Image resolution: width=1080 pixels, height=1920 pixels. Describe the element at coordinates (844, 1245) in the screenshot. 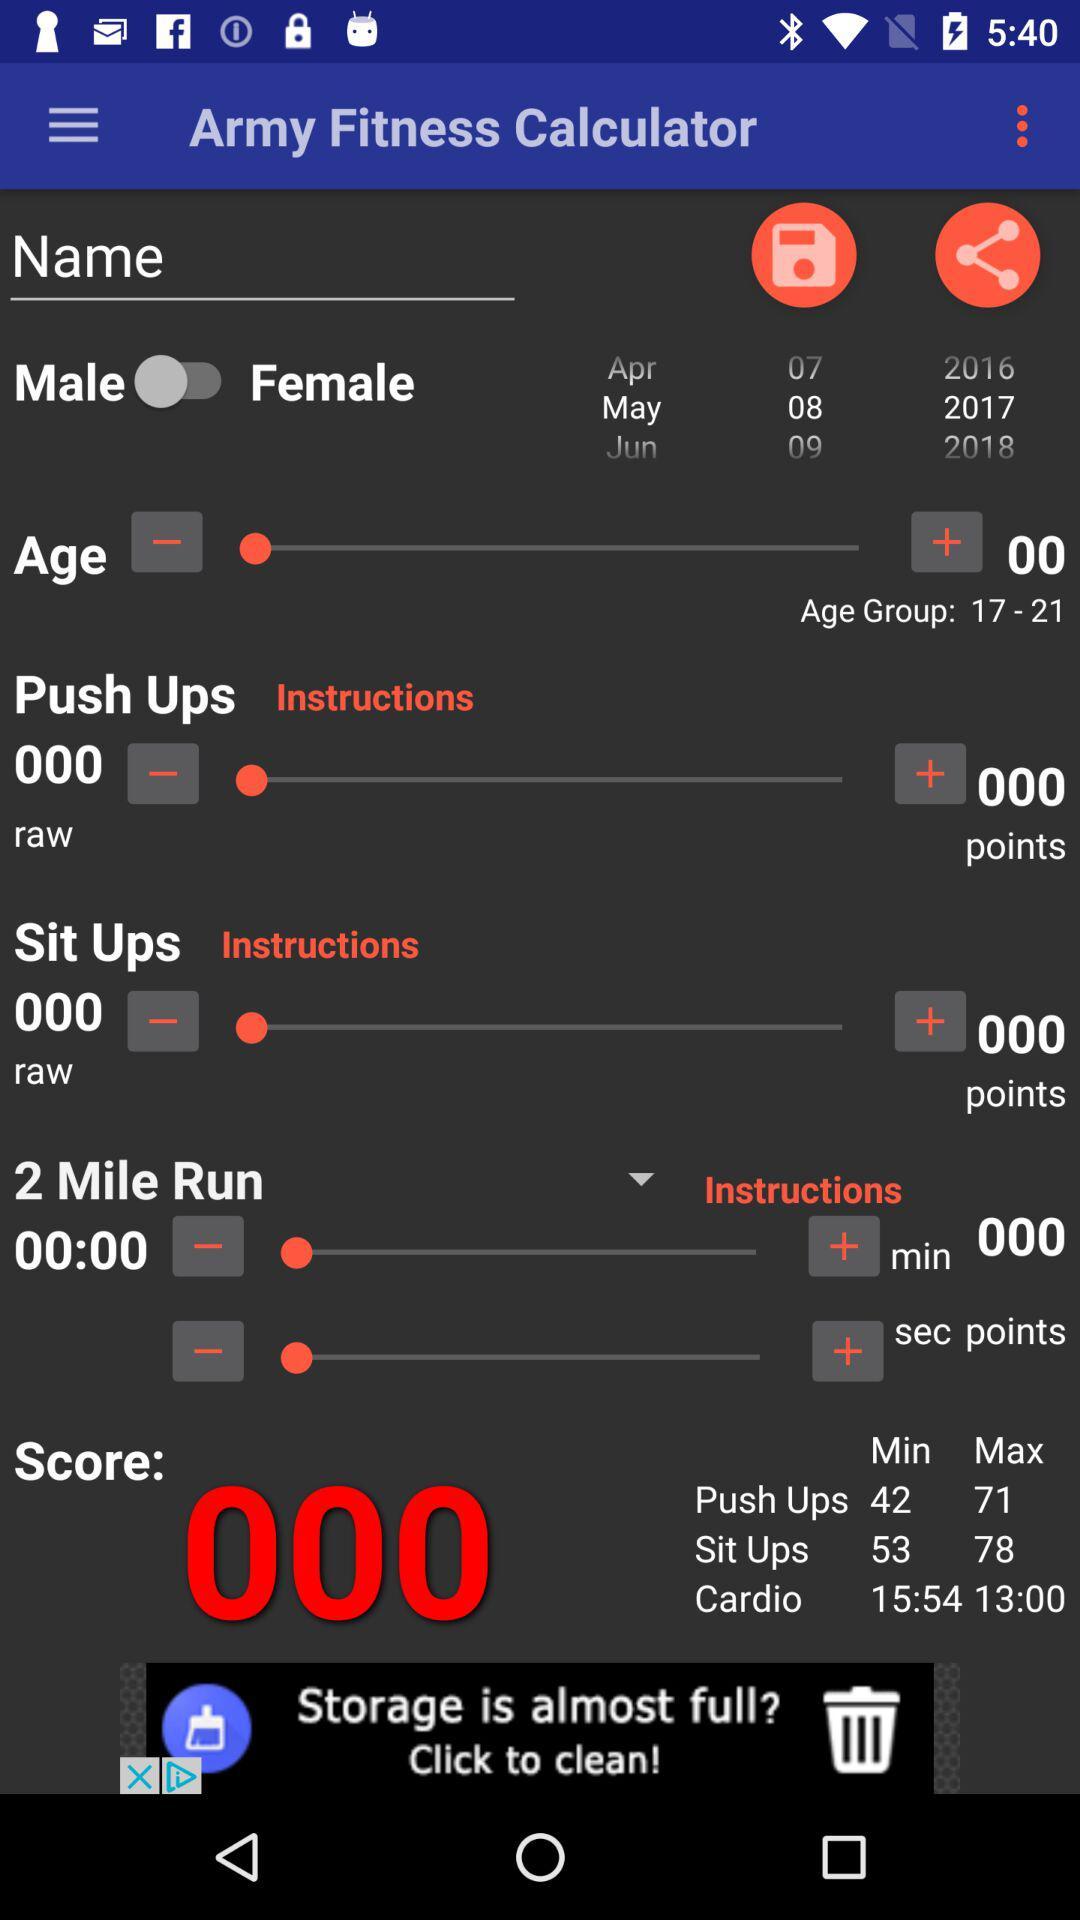

I see `increase minutes` at that location.